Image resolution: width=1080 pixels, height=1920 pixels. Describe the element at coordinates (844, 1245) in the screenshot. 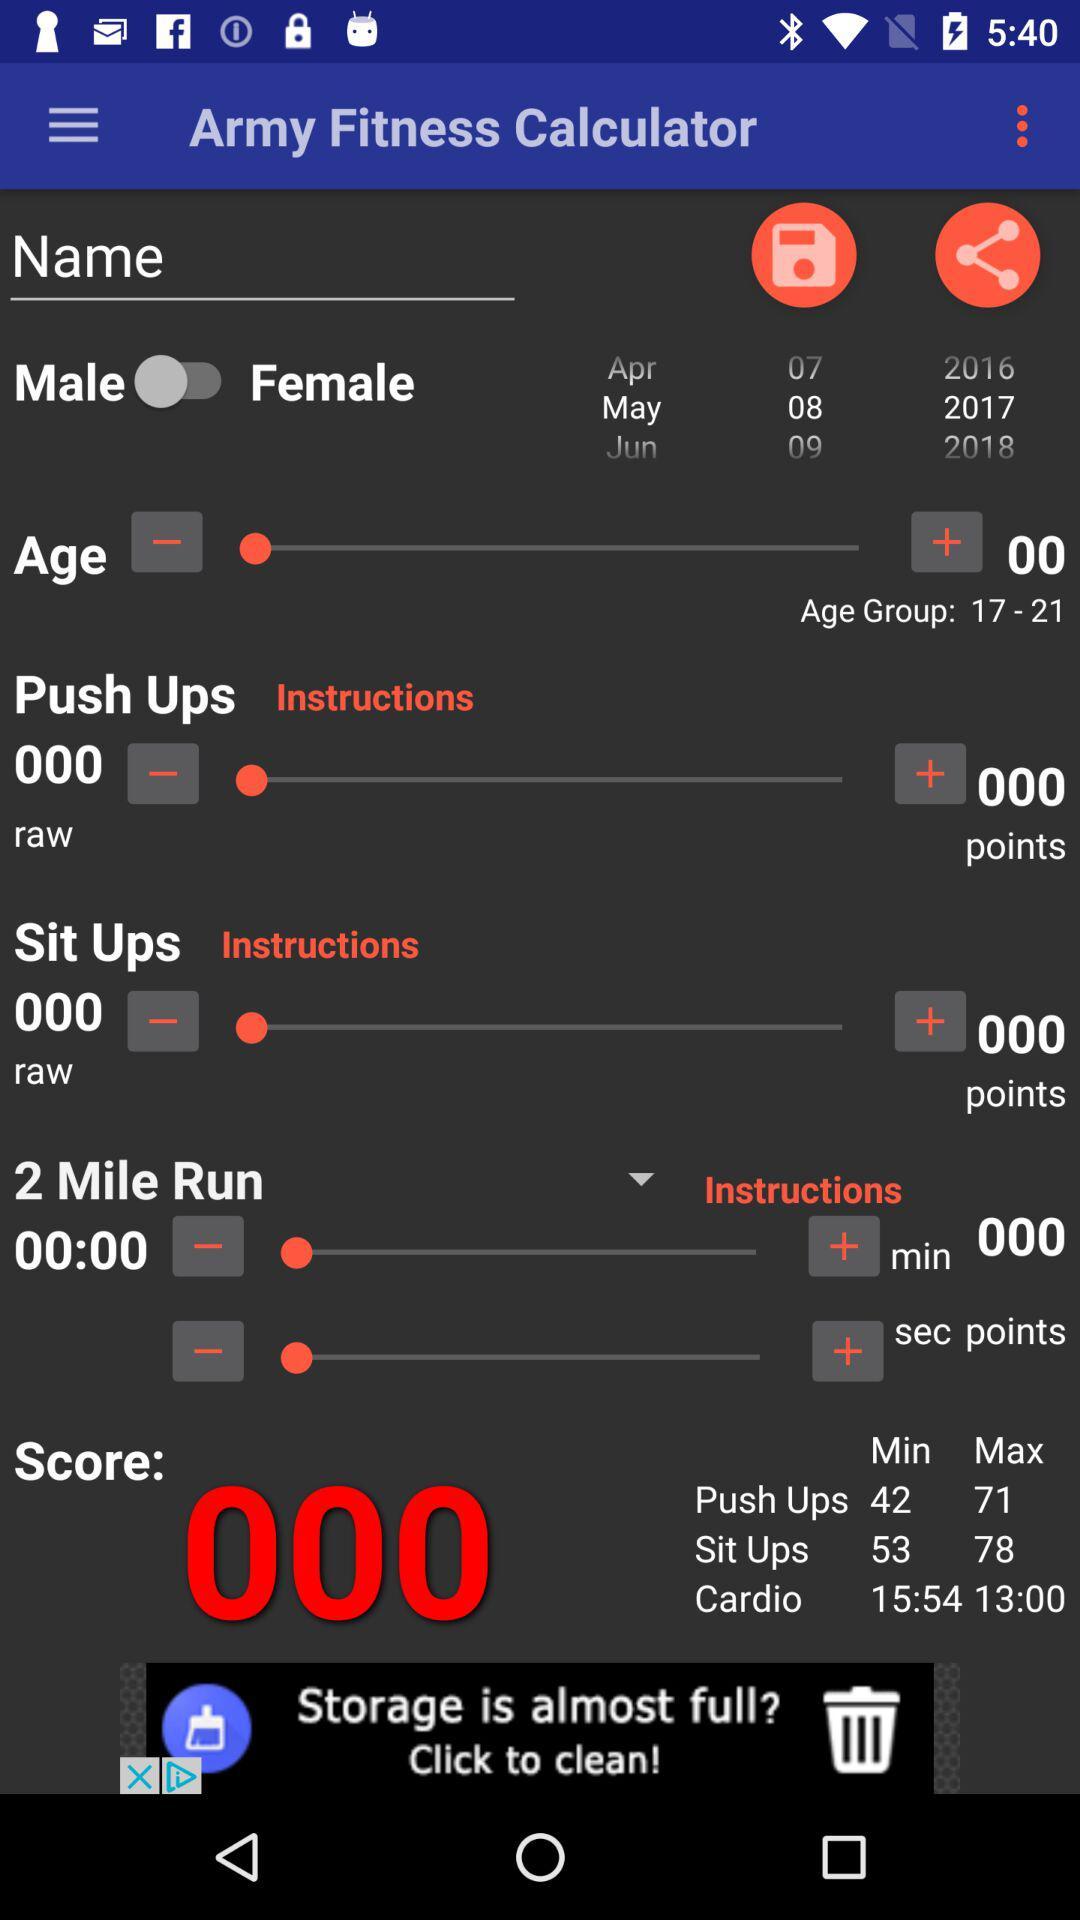

I see `increase minutes` at that location.